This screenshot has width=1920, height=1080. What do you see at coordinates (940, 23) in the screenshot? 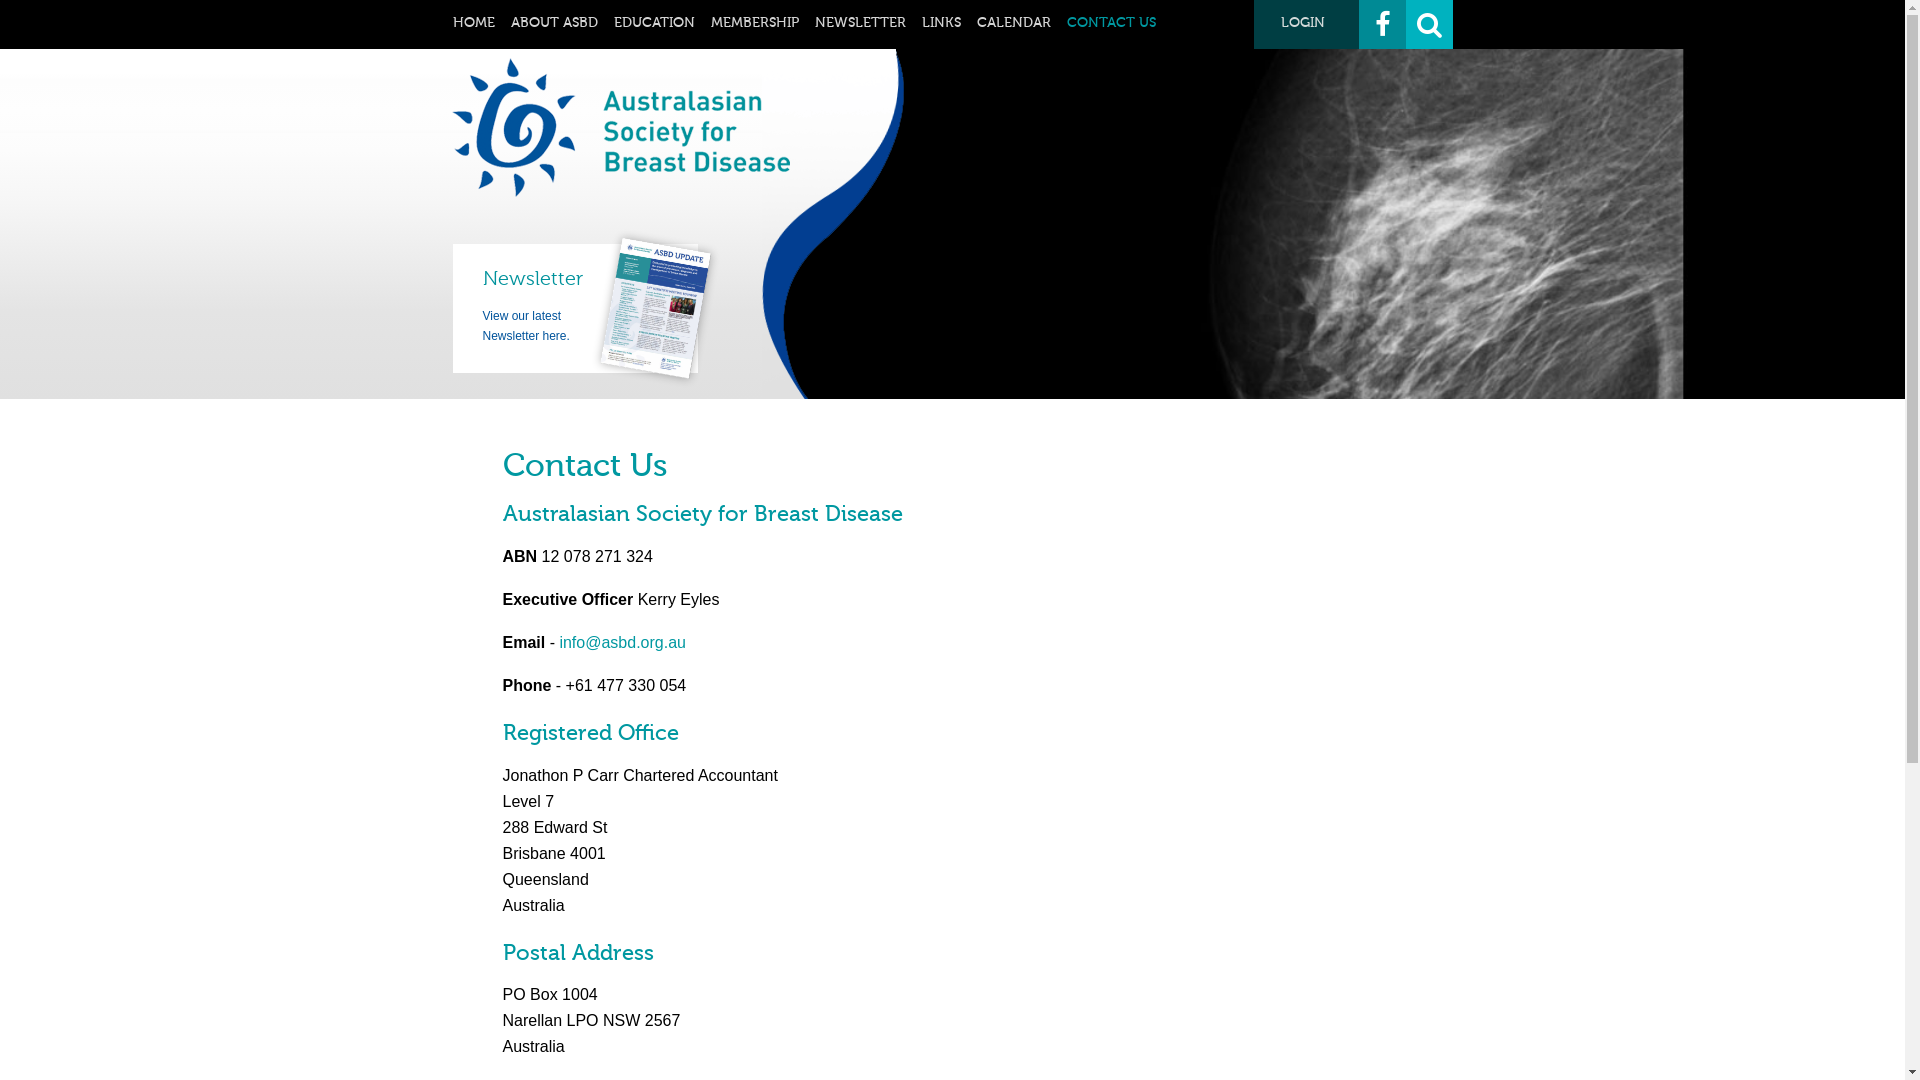
I see `'LINKS'` at bounding box center [940, 23].